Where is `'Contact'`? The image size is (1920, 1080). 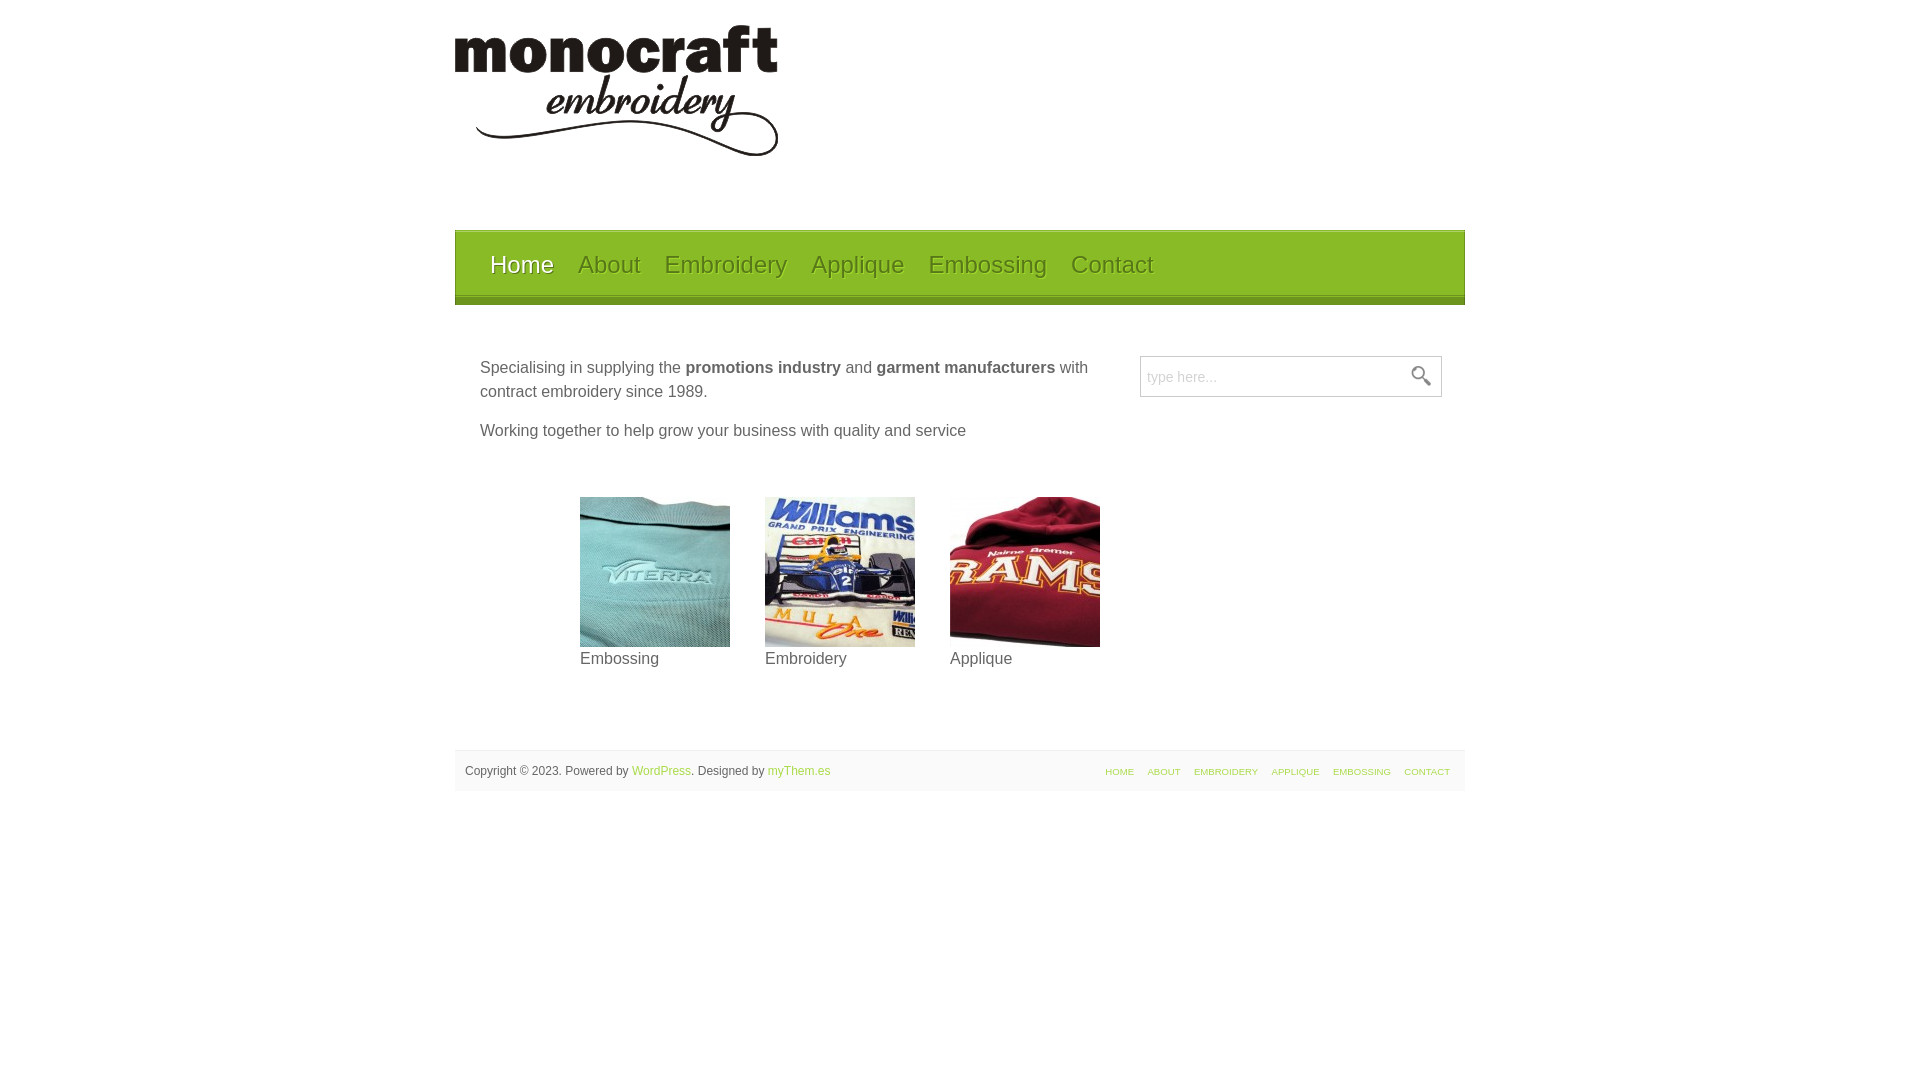 'Contact' is located at coordinates (1111, 265).